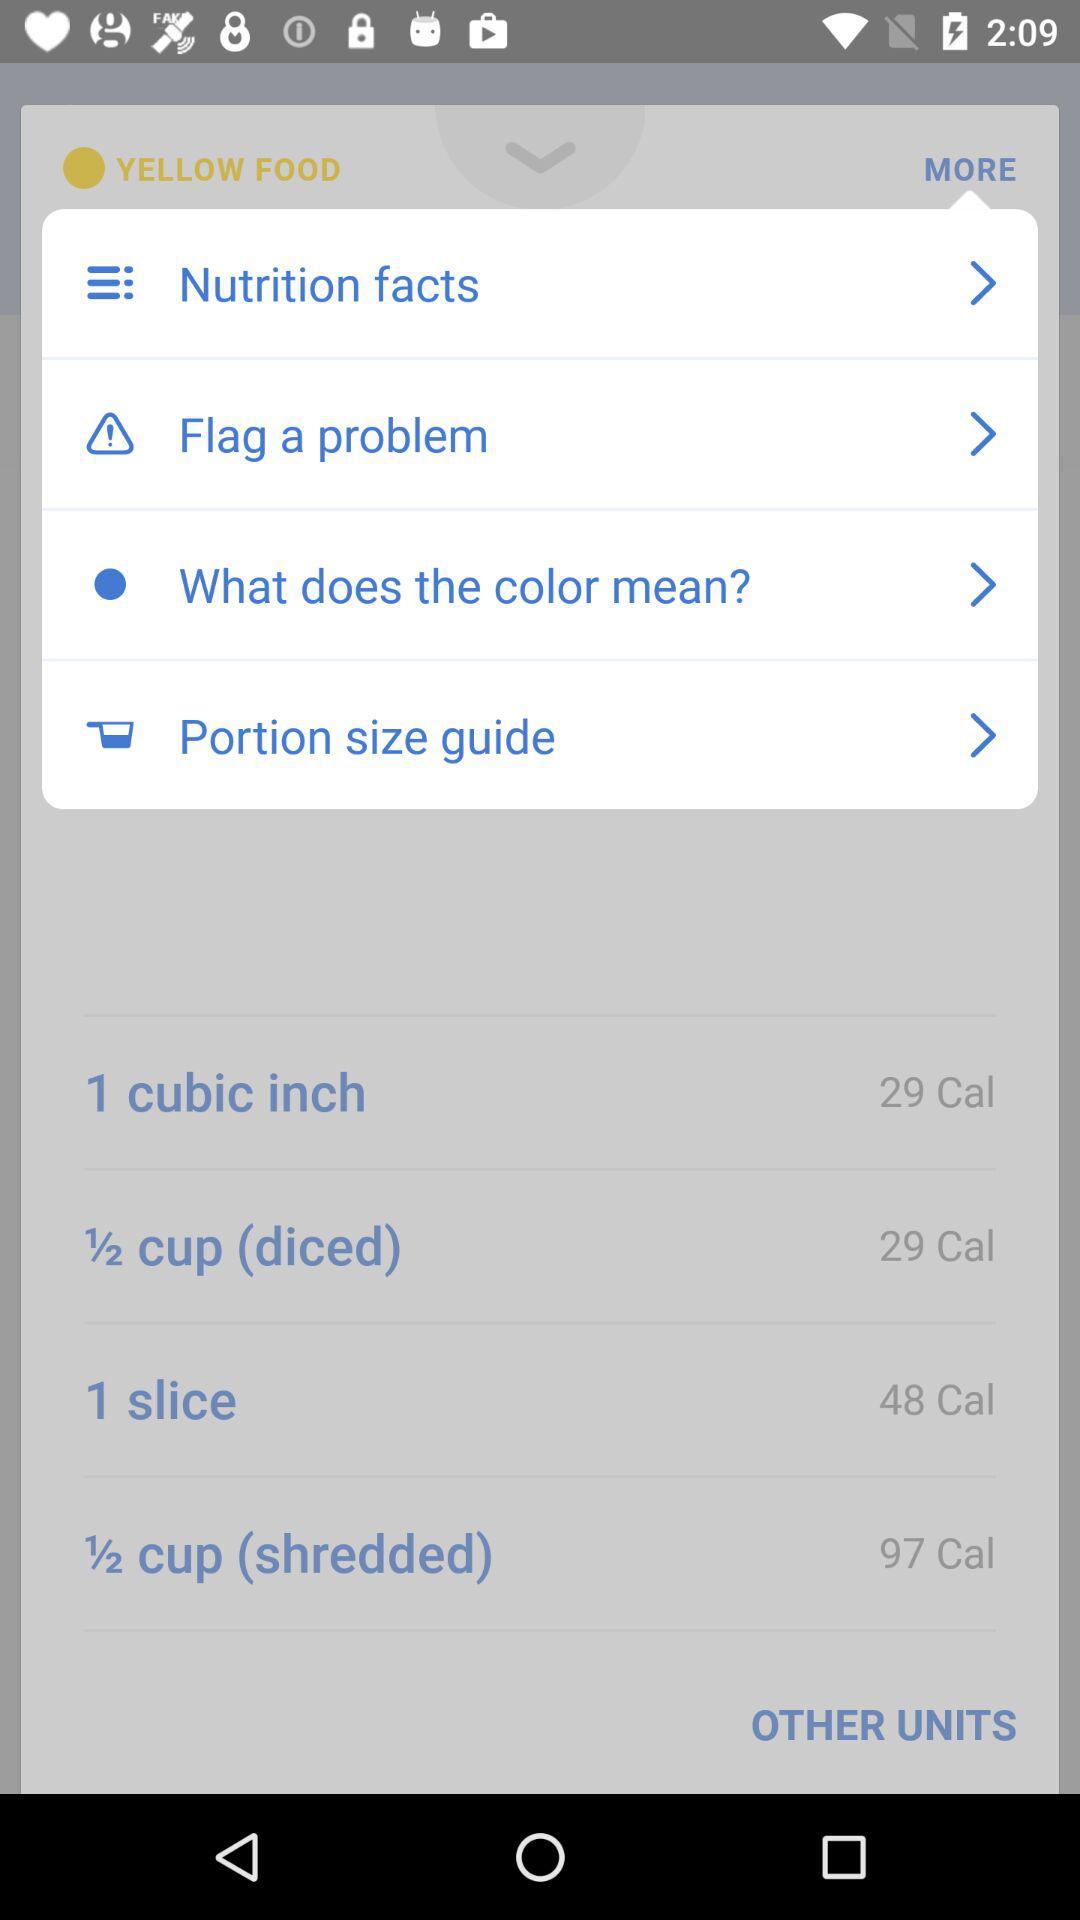  I want to click on the portion size guide, so click(553, 734).